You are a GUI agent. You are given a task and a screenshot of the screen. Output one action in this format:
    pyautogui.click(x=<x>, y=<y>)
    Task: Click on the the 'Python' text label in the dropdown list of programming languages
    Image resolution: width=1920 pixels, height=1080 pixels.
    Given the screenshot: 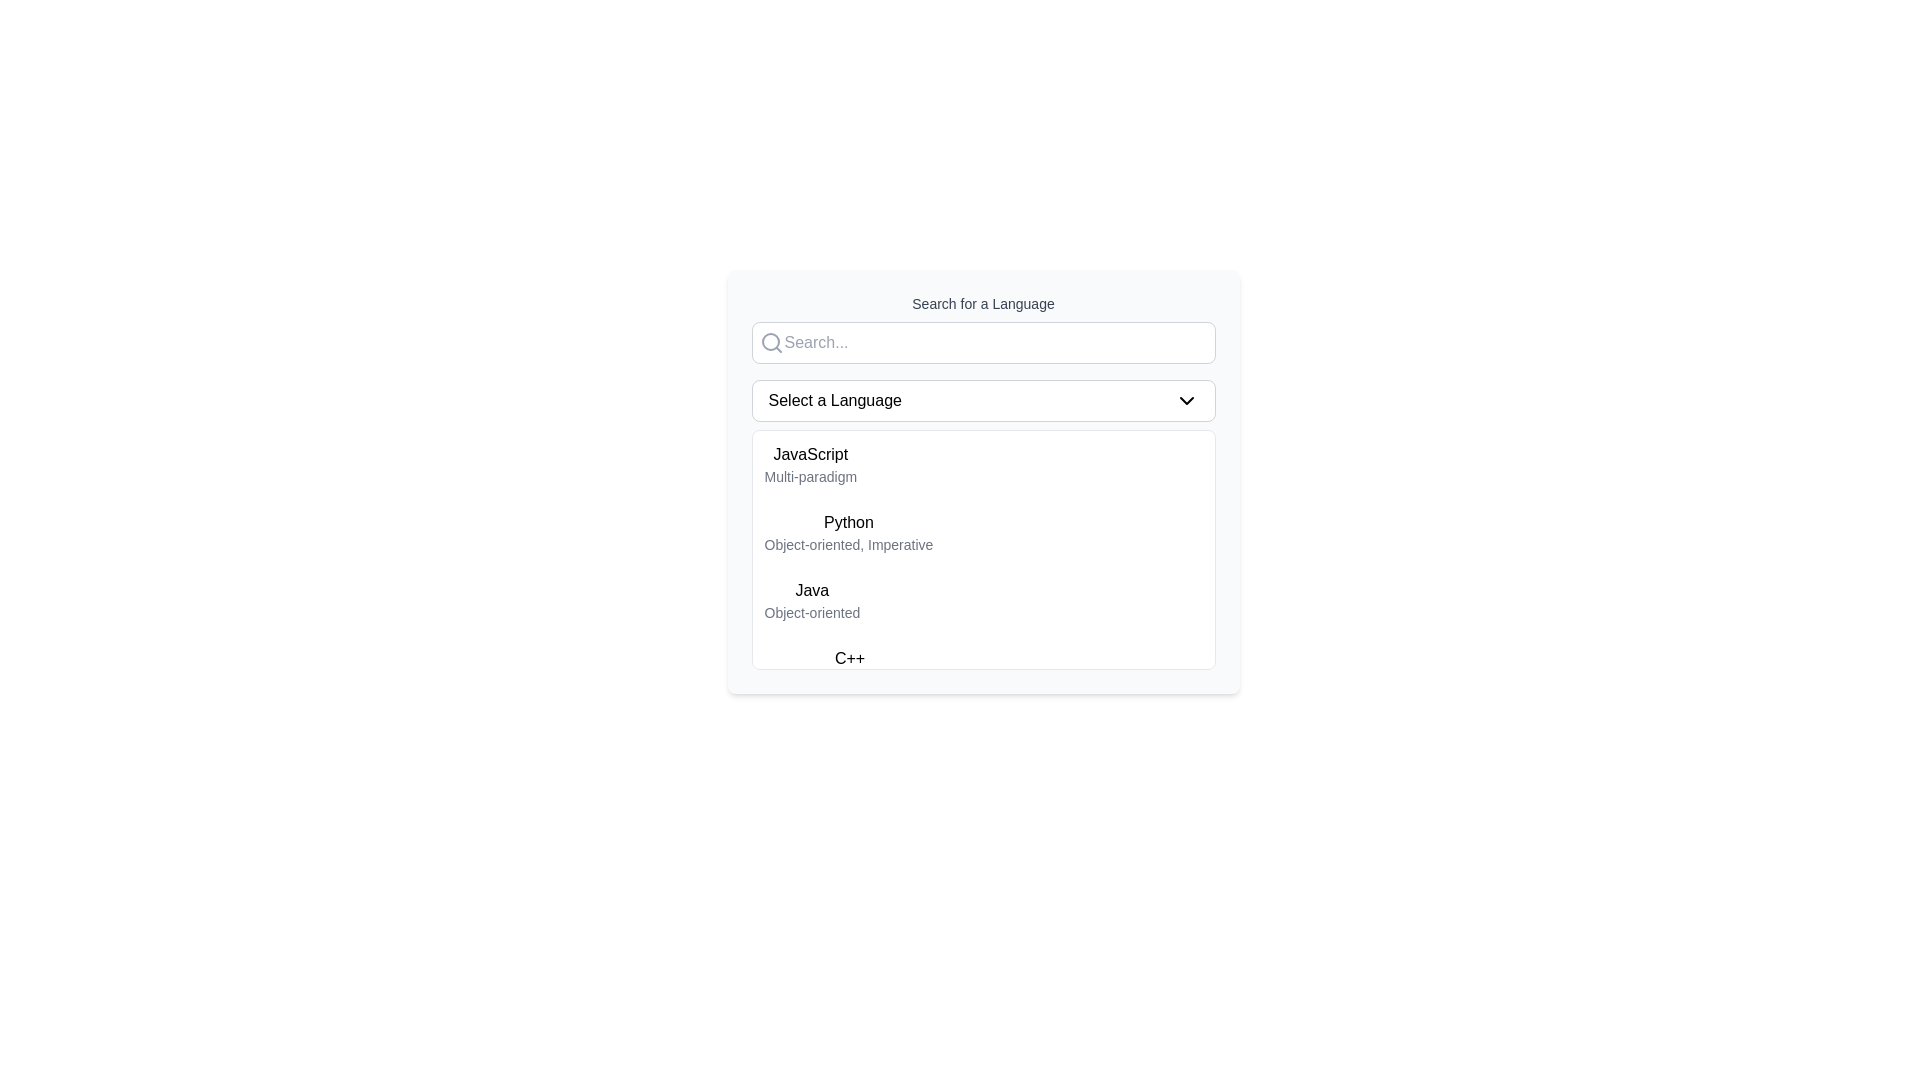 What is the action you would take?
    pyautogui.click(x=849, y=522)
    